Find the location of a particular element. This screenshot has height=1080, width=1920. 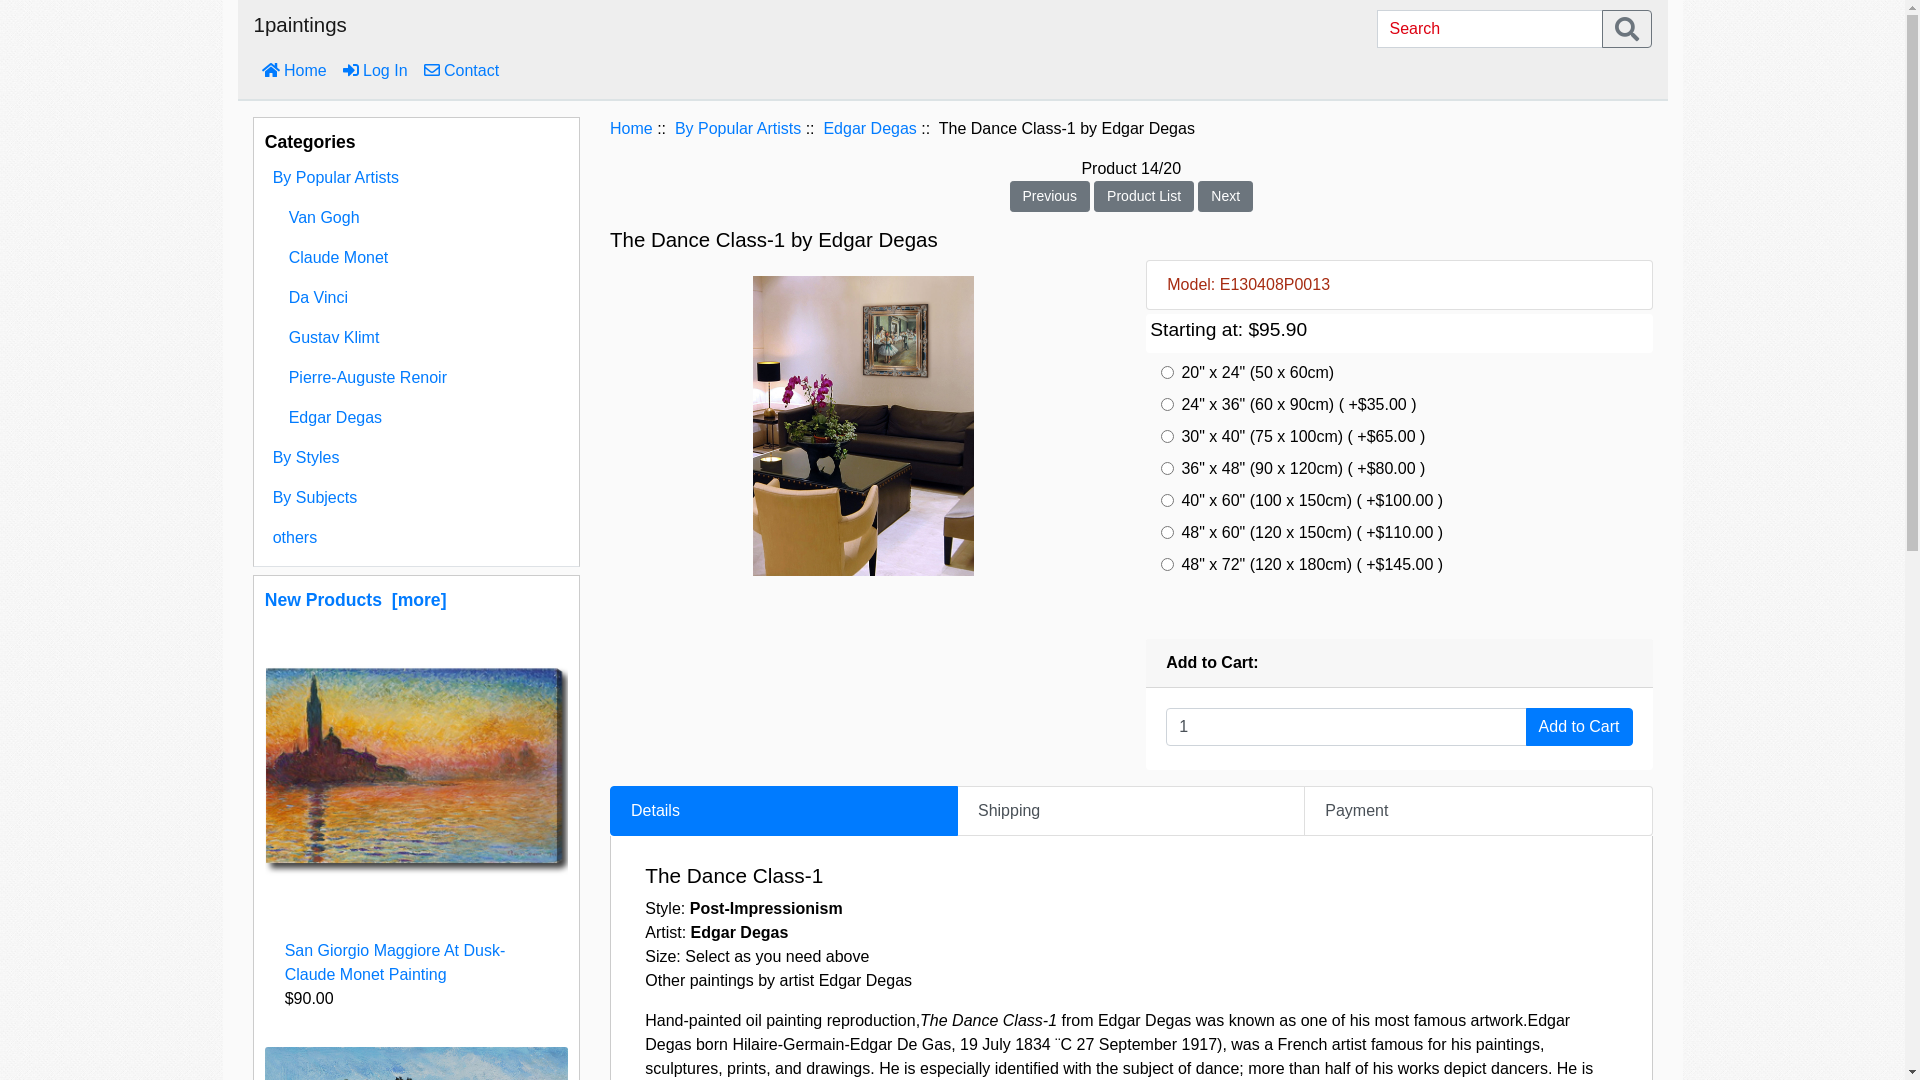

'Payment' is located at coordinates (1478, 810).